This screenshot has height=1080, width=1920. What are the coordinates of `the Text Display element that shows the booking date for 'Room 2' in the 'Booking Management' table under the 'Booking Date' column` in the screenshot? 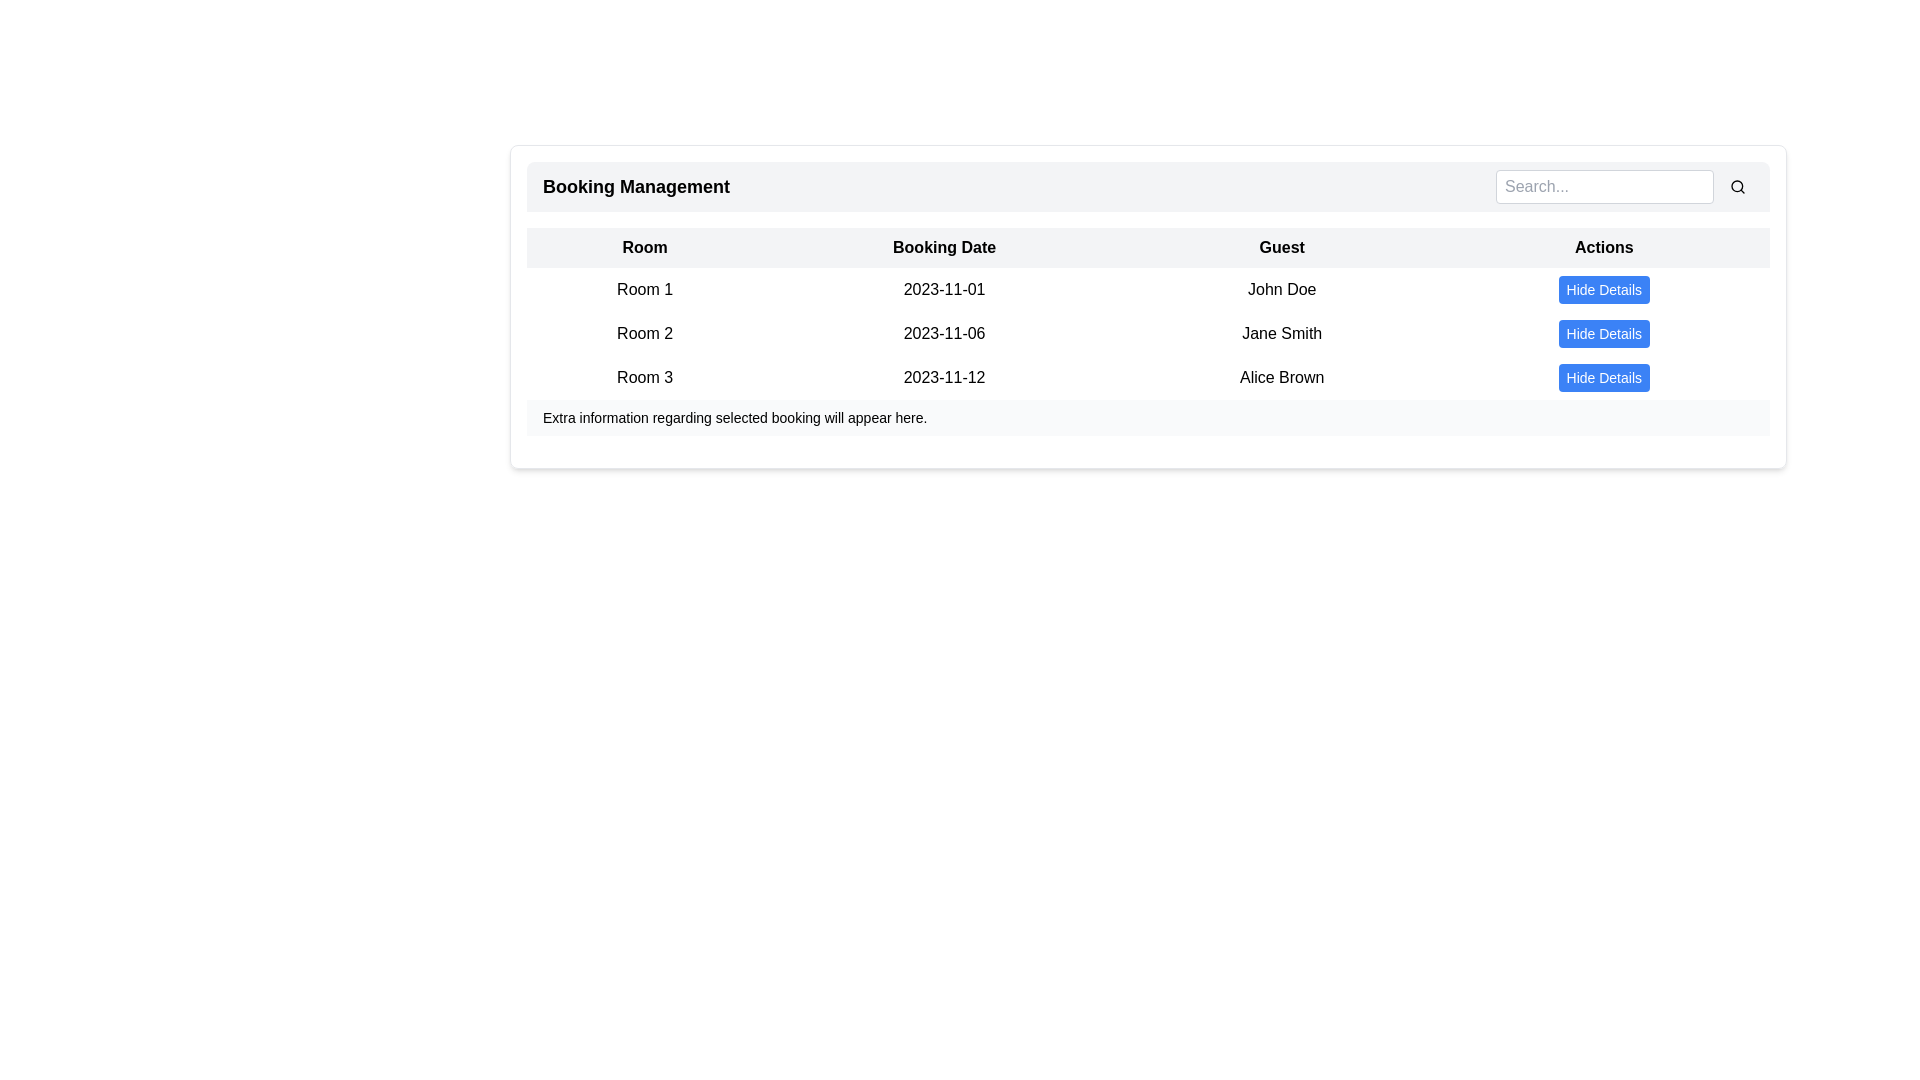 It's located at (943, 333).